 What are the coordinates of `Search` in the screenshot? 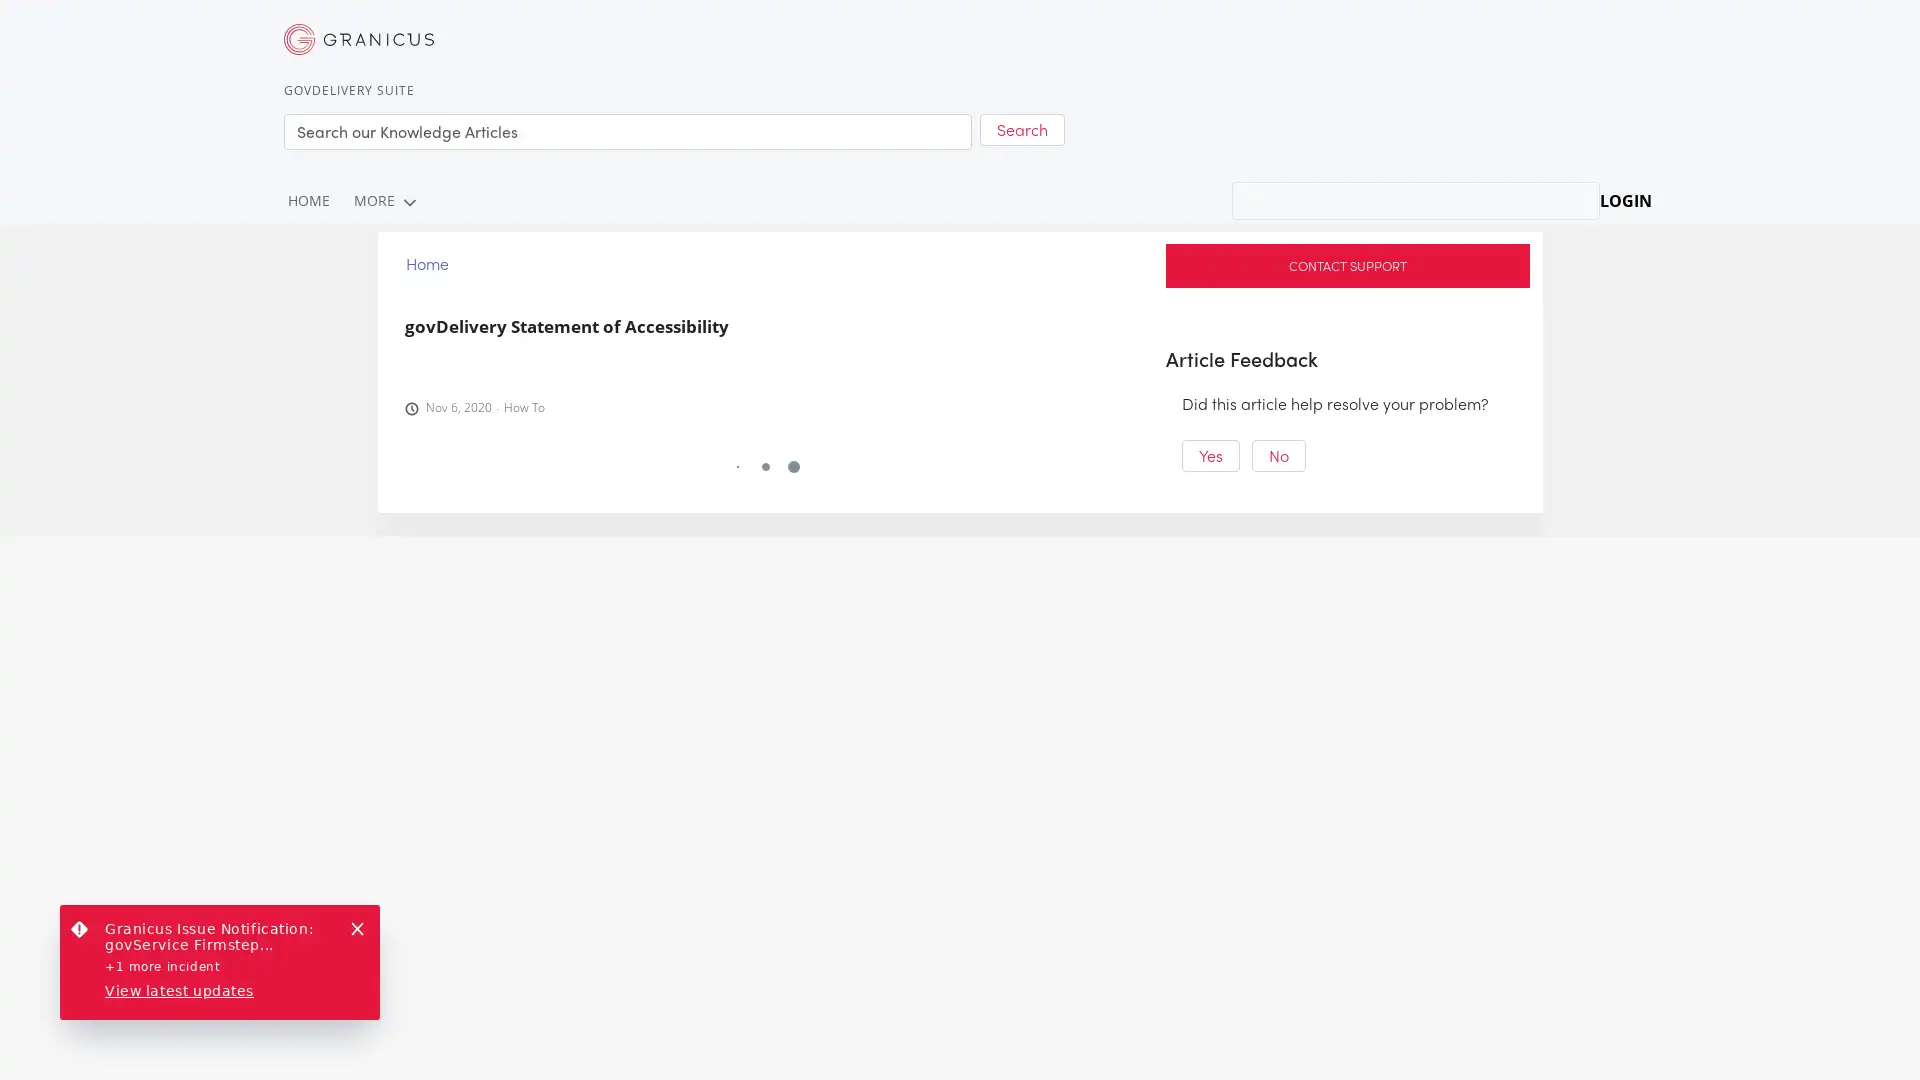 It's located at (1022, 128).